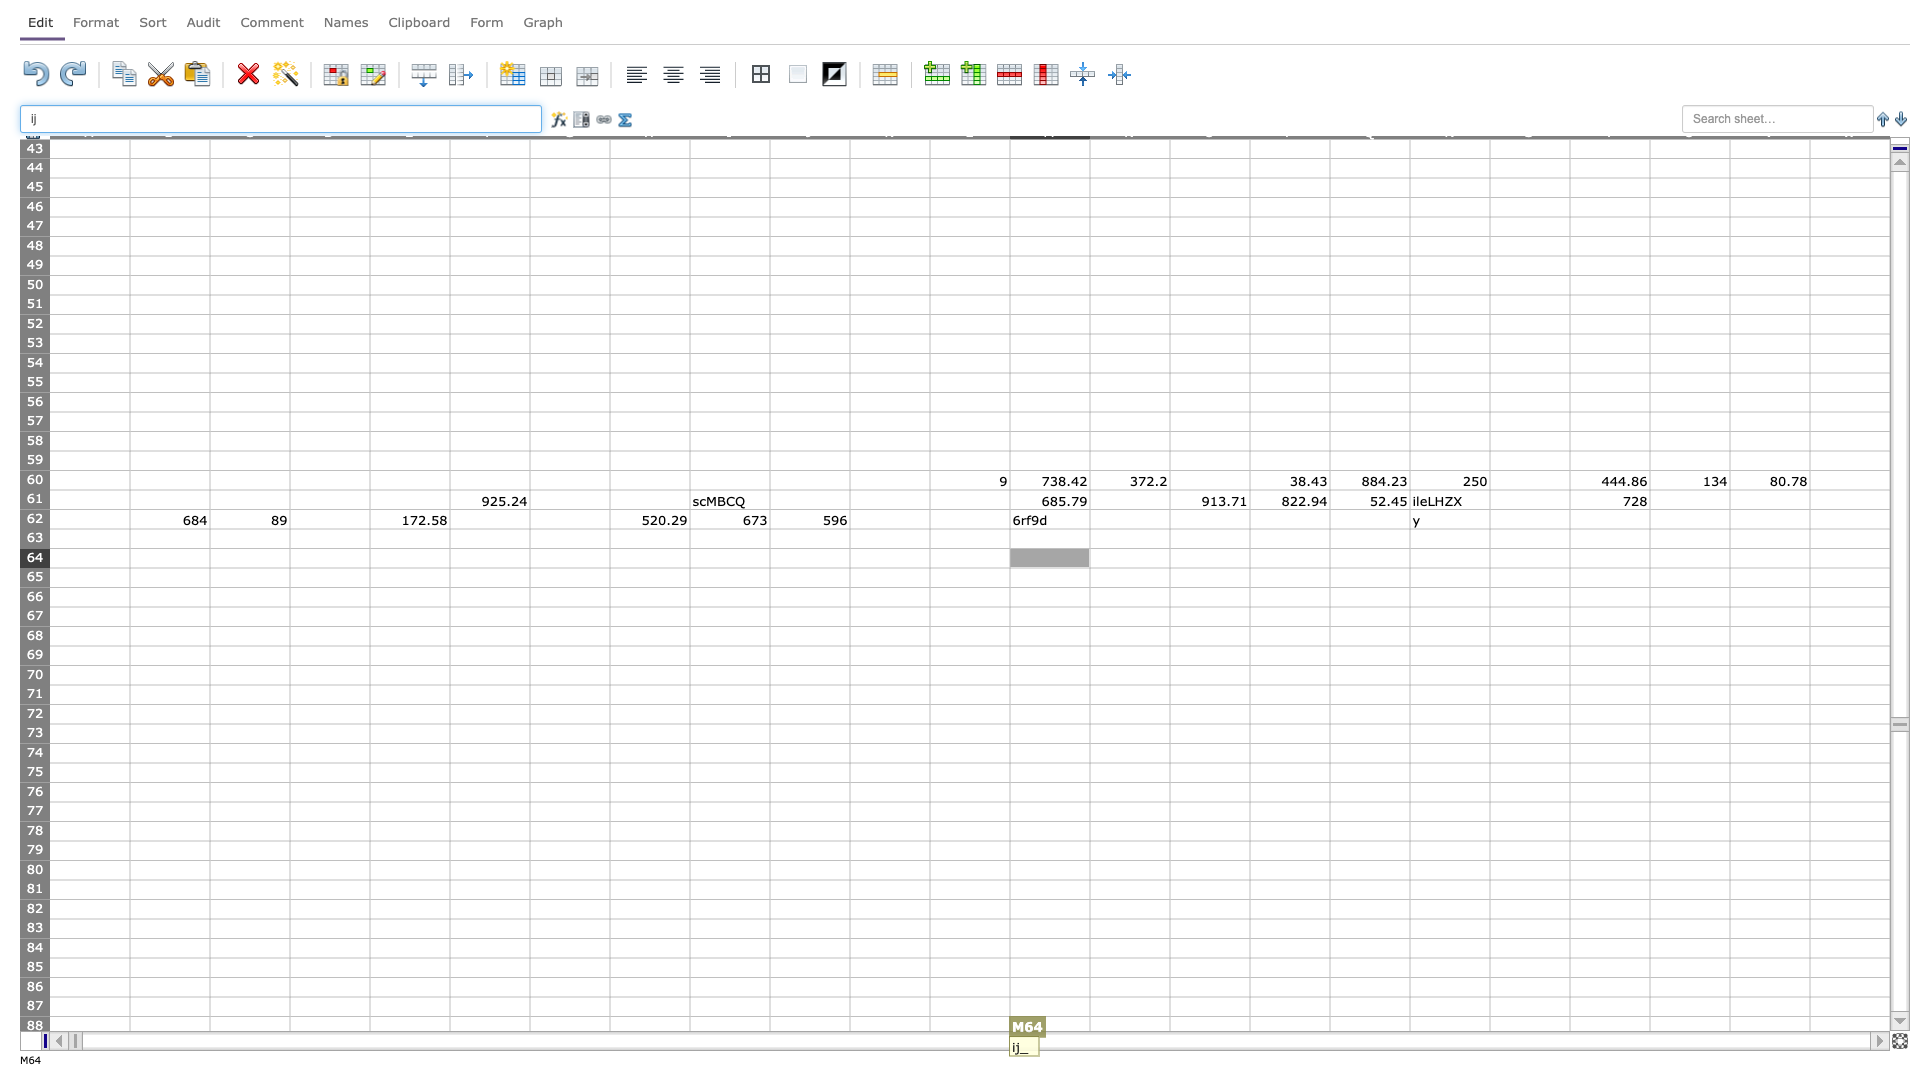 This screenshot has height=1080, width=1920. Describe the element at coordinates (1329, 966) in the screenshot. I see `left border of Q85` at that location.